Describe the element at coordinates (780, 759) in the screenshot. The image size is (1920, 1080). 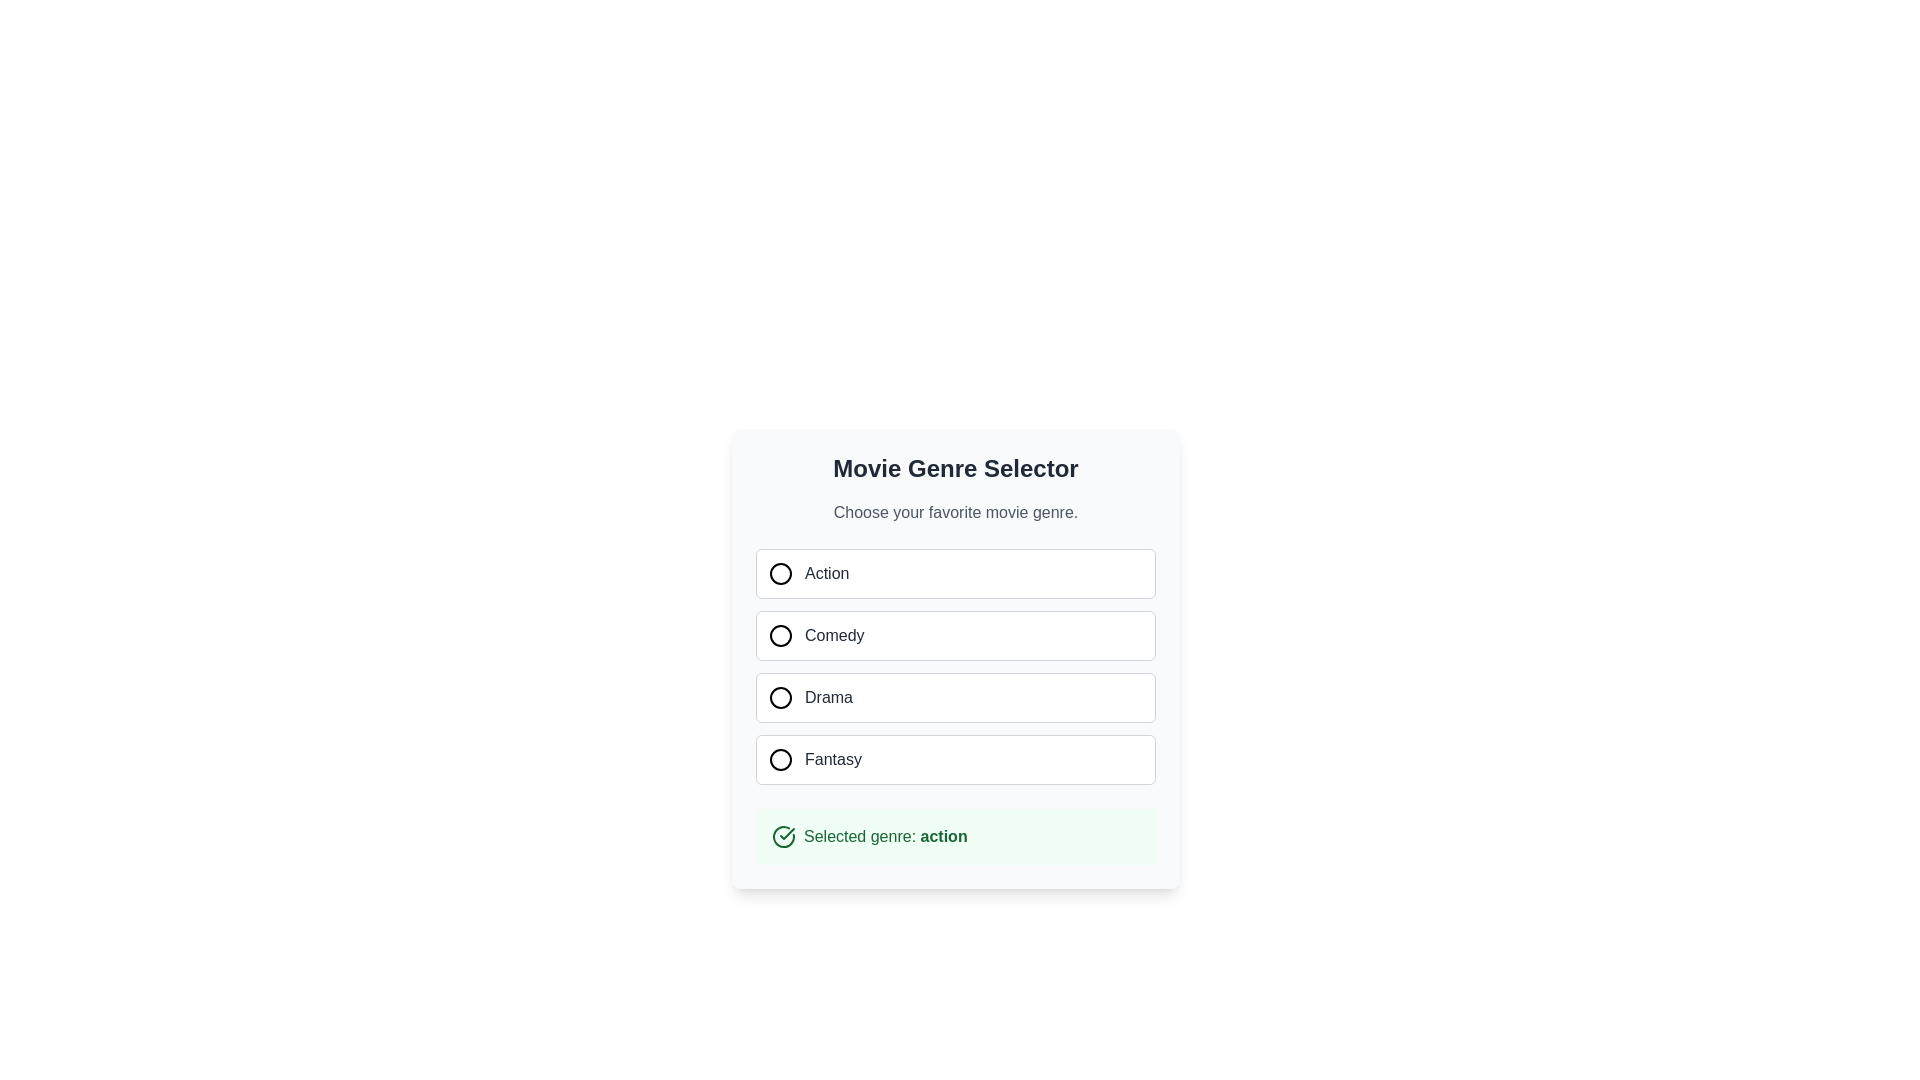
I see `the SVG circle element representing the radio button indicator for the 'Fantasy' option in the 'Movie Genre Selector' interface` at that location.